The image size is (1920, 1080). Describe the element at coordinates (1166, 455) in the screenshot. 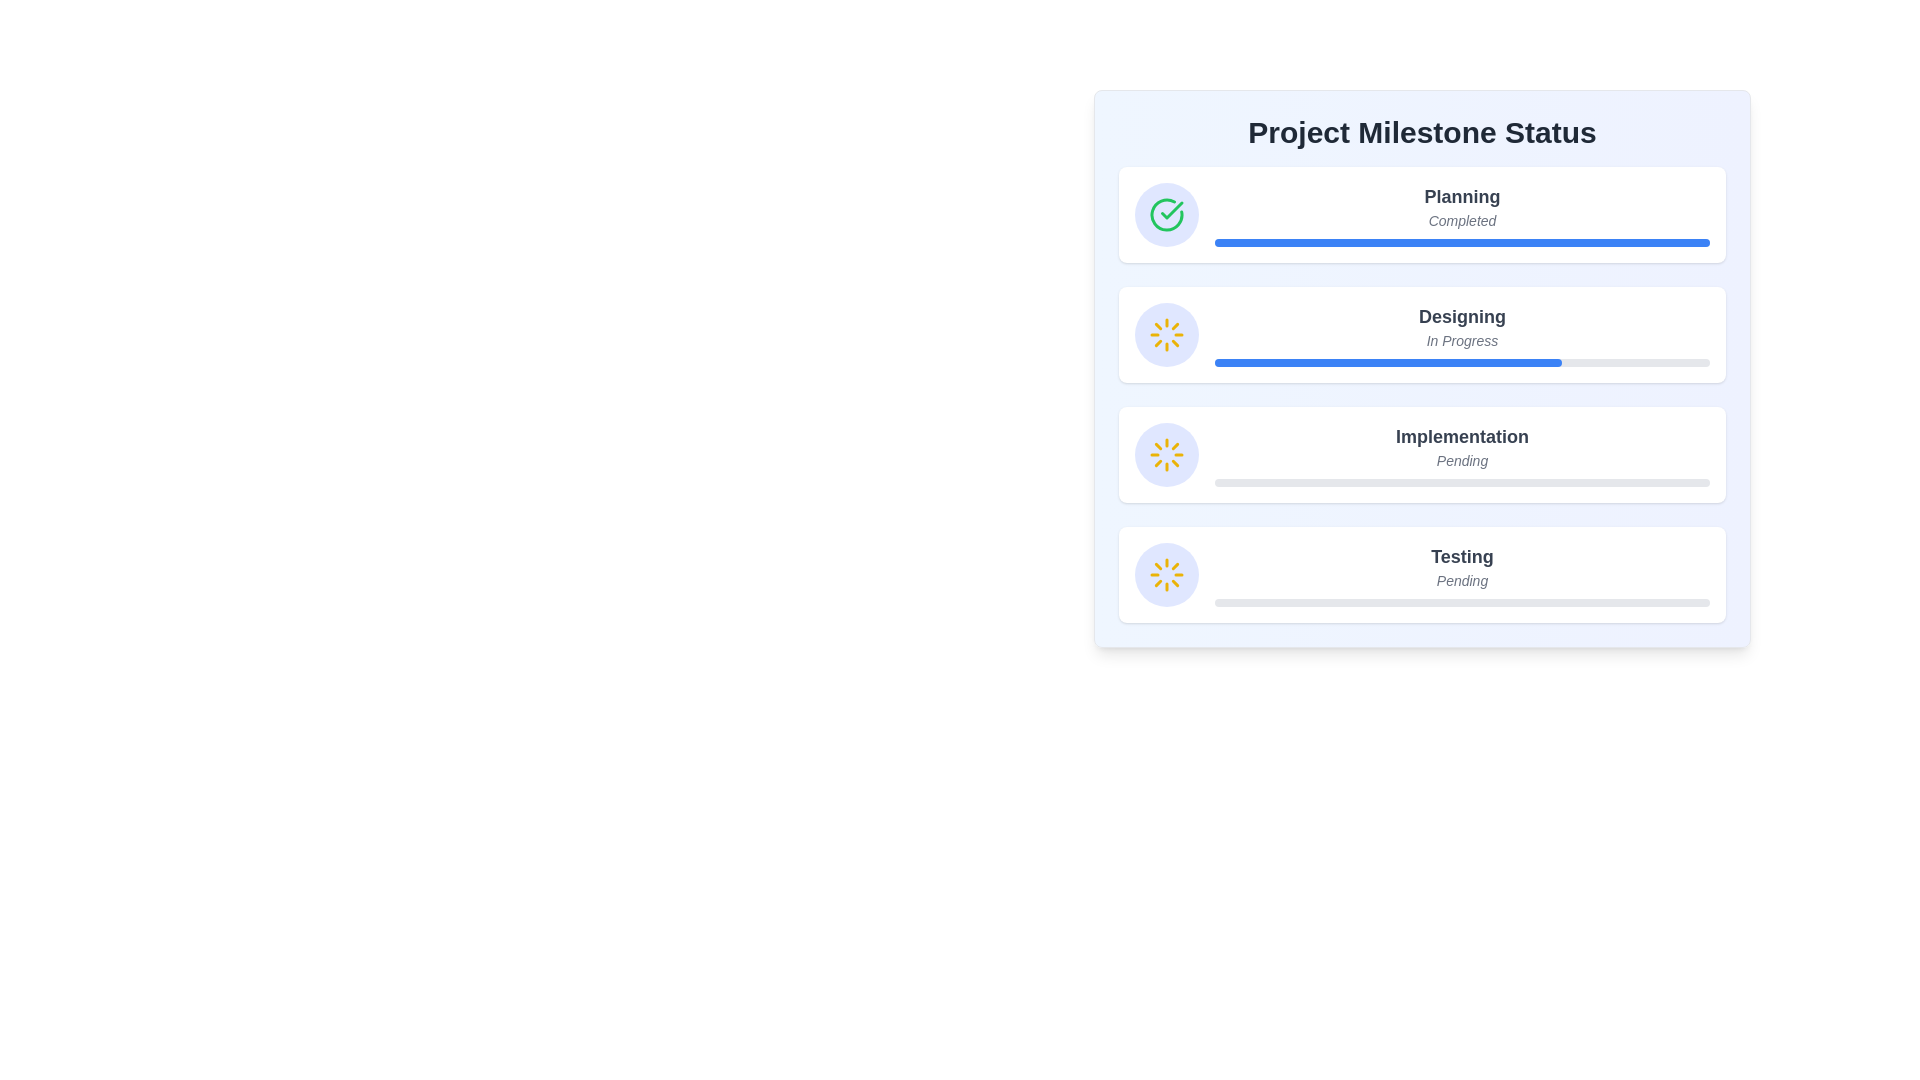

I see `the circular Loader icon with a light blue background and a yellow loader symbol, located at the beginning of the 'Implementation' milestone row in the project milestone interface` at that location.